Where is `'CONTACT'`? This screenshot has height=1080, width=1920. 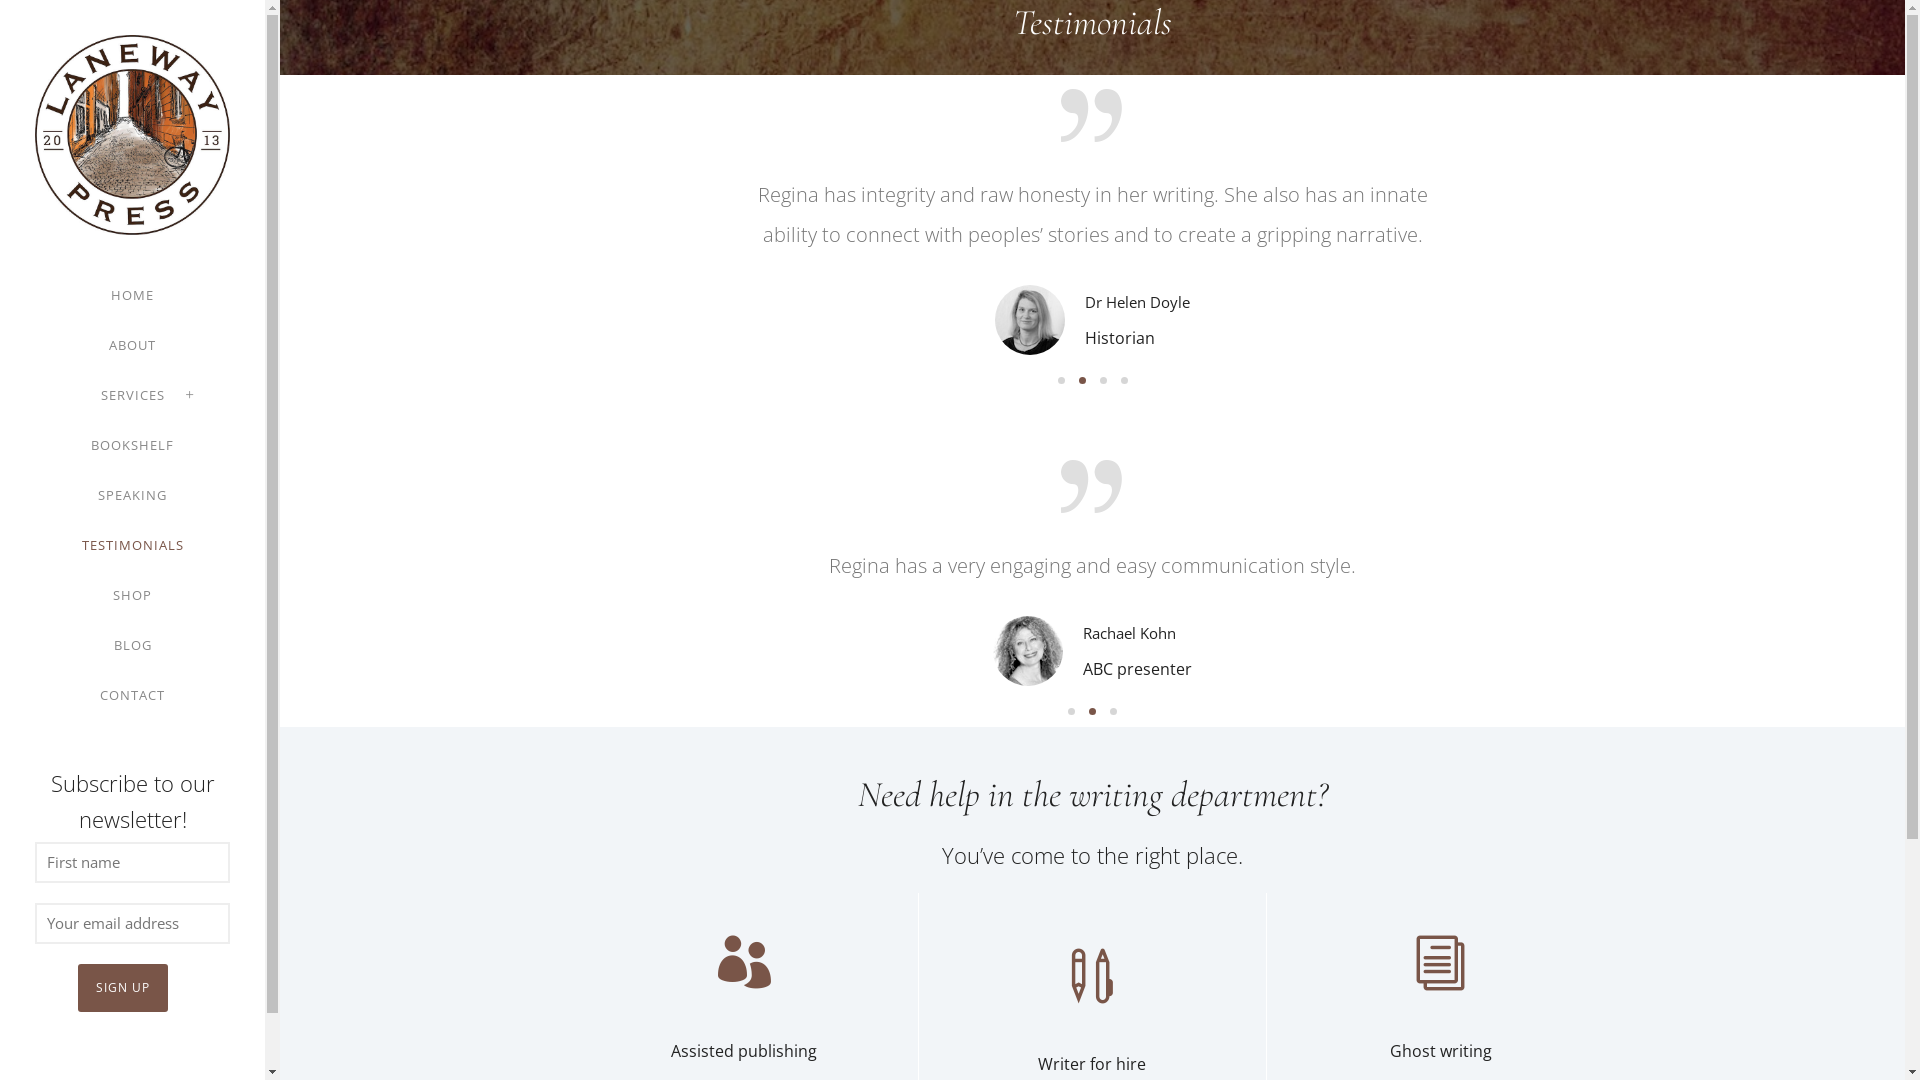
'CONTACT' is located at coordinates (131, 693).